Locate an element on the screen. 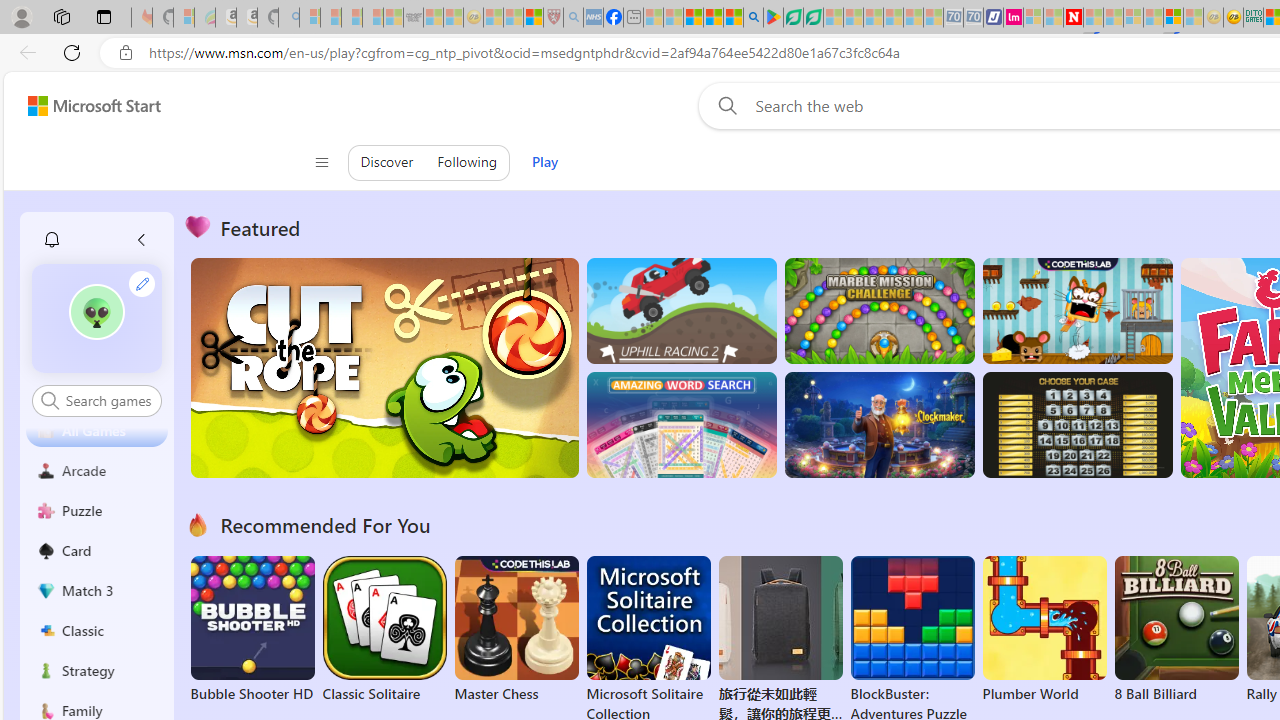 The width and height of the screenshot is (1280, 720). 'Cut the Rope' is located at coordinates (384, 367).